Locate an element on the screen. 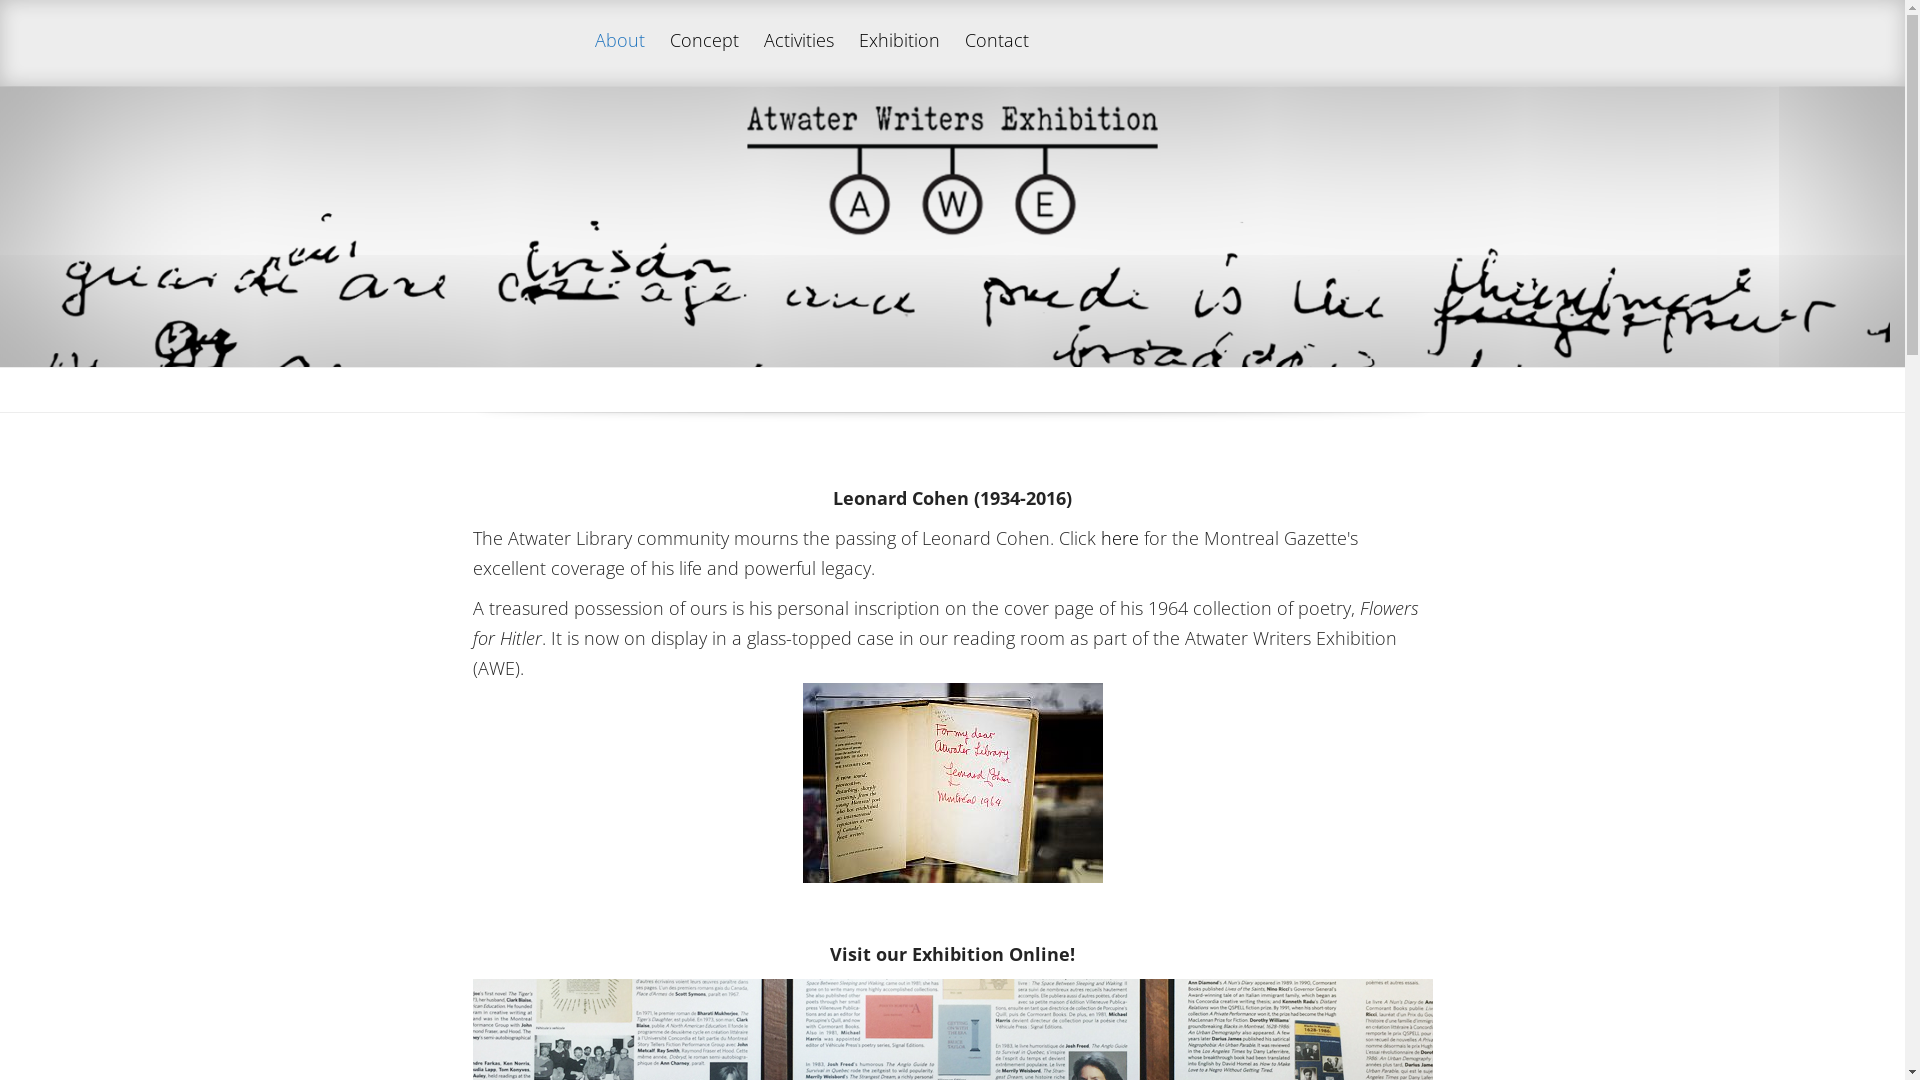  'Concept' is located at coordinates (704, 57).